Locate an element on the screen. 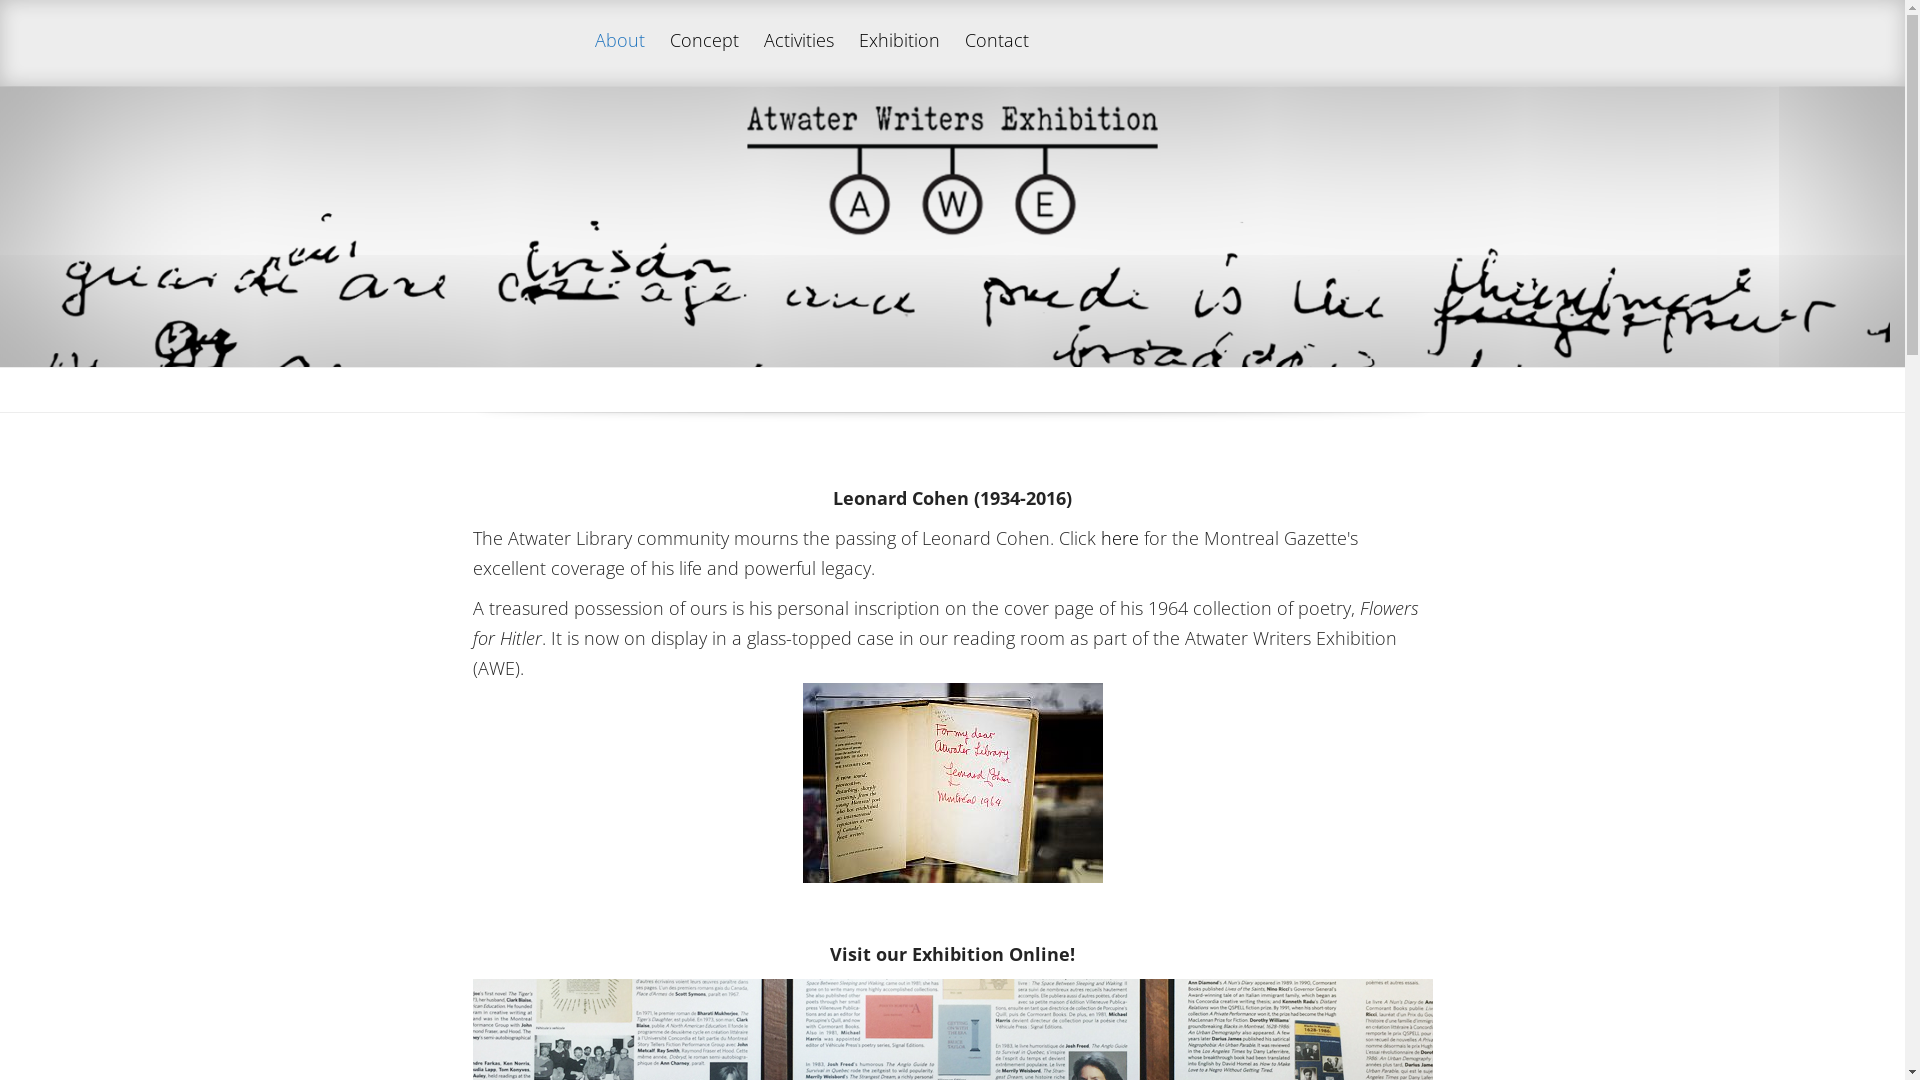  'Concept' is located at coordinates (704, 57).